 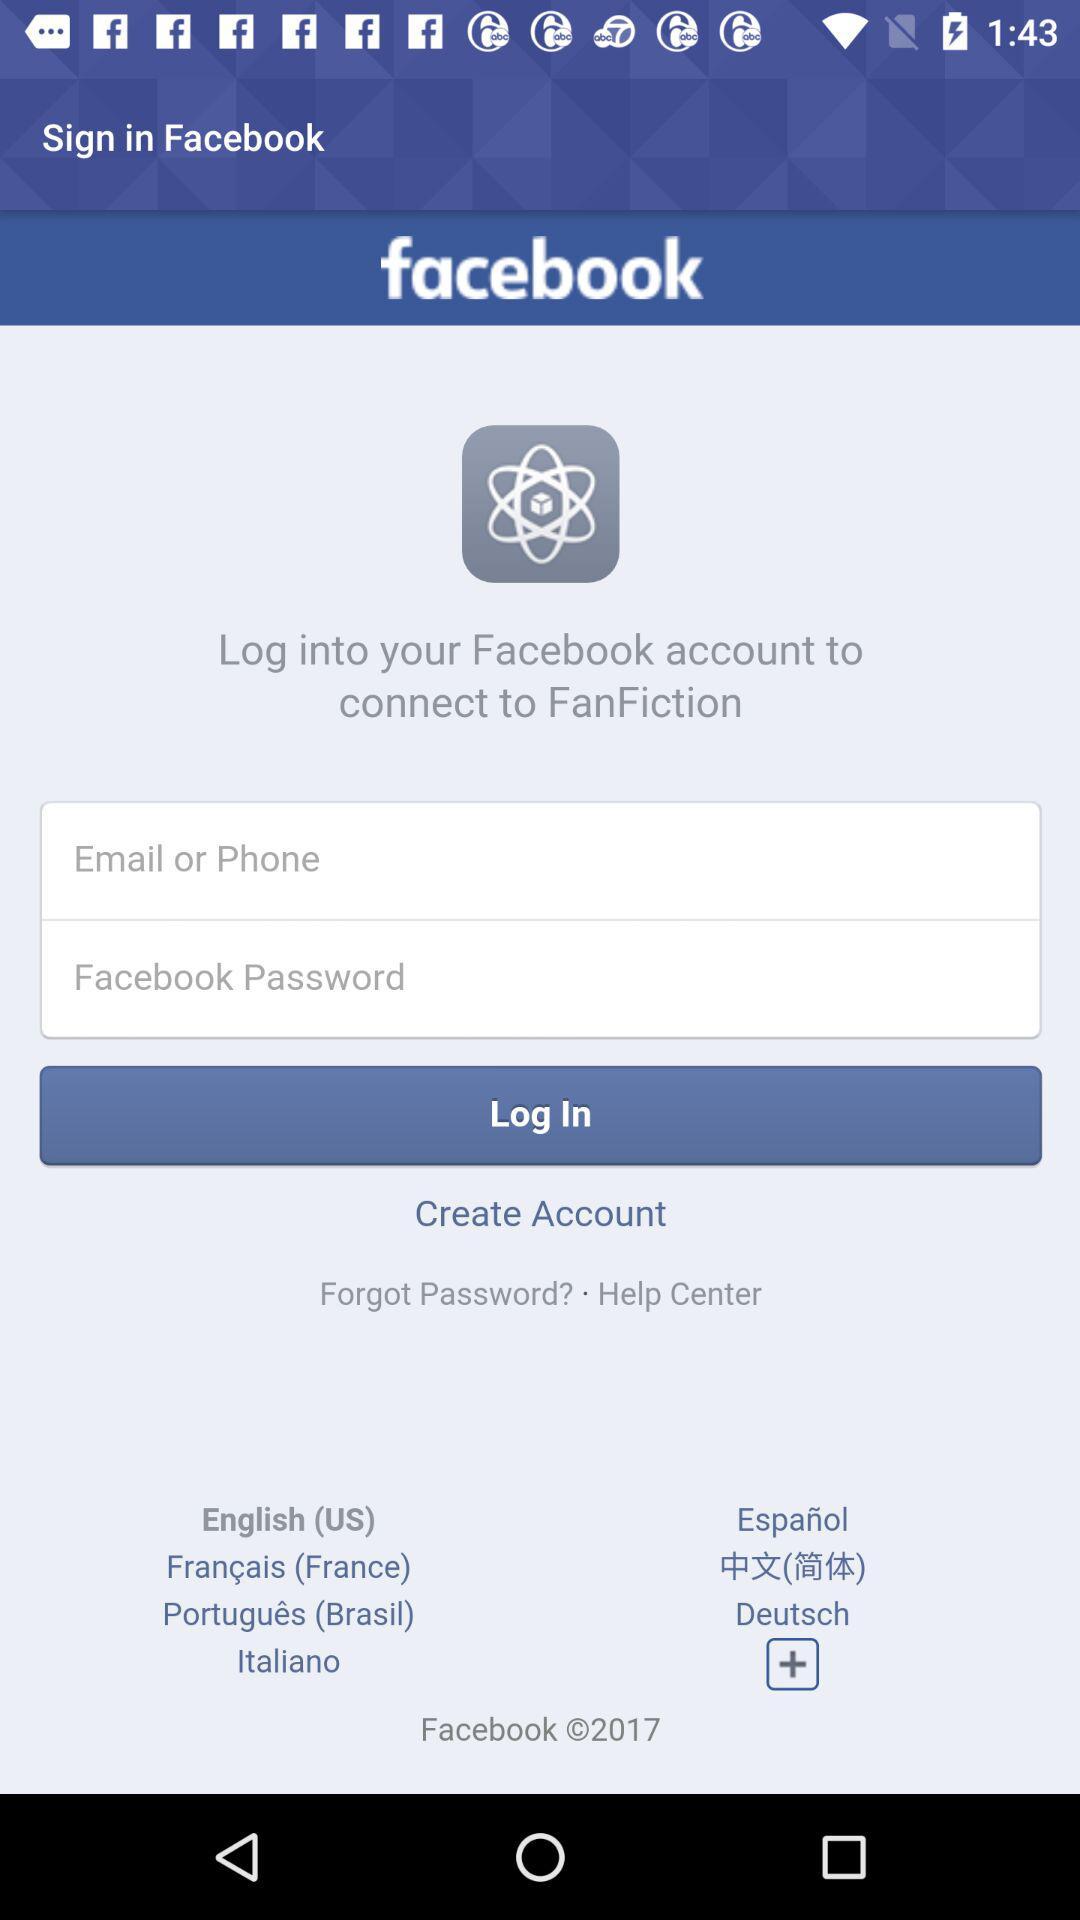 I want to click on facebook login, so click(x=540, y=1002).